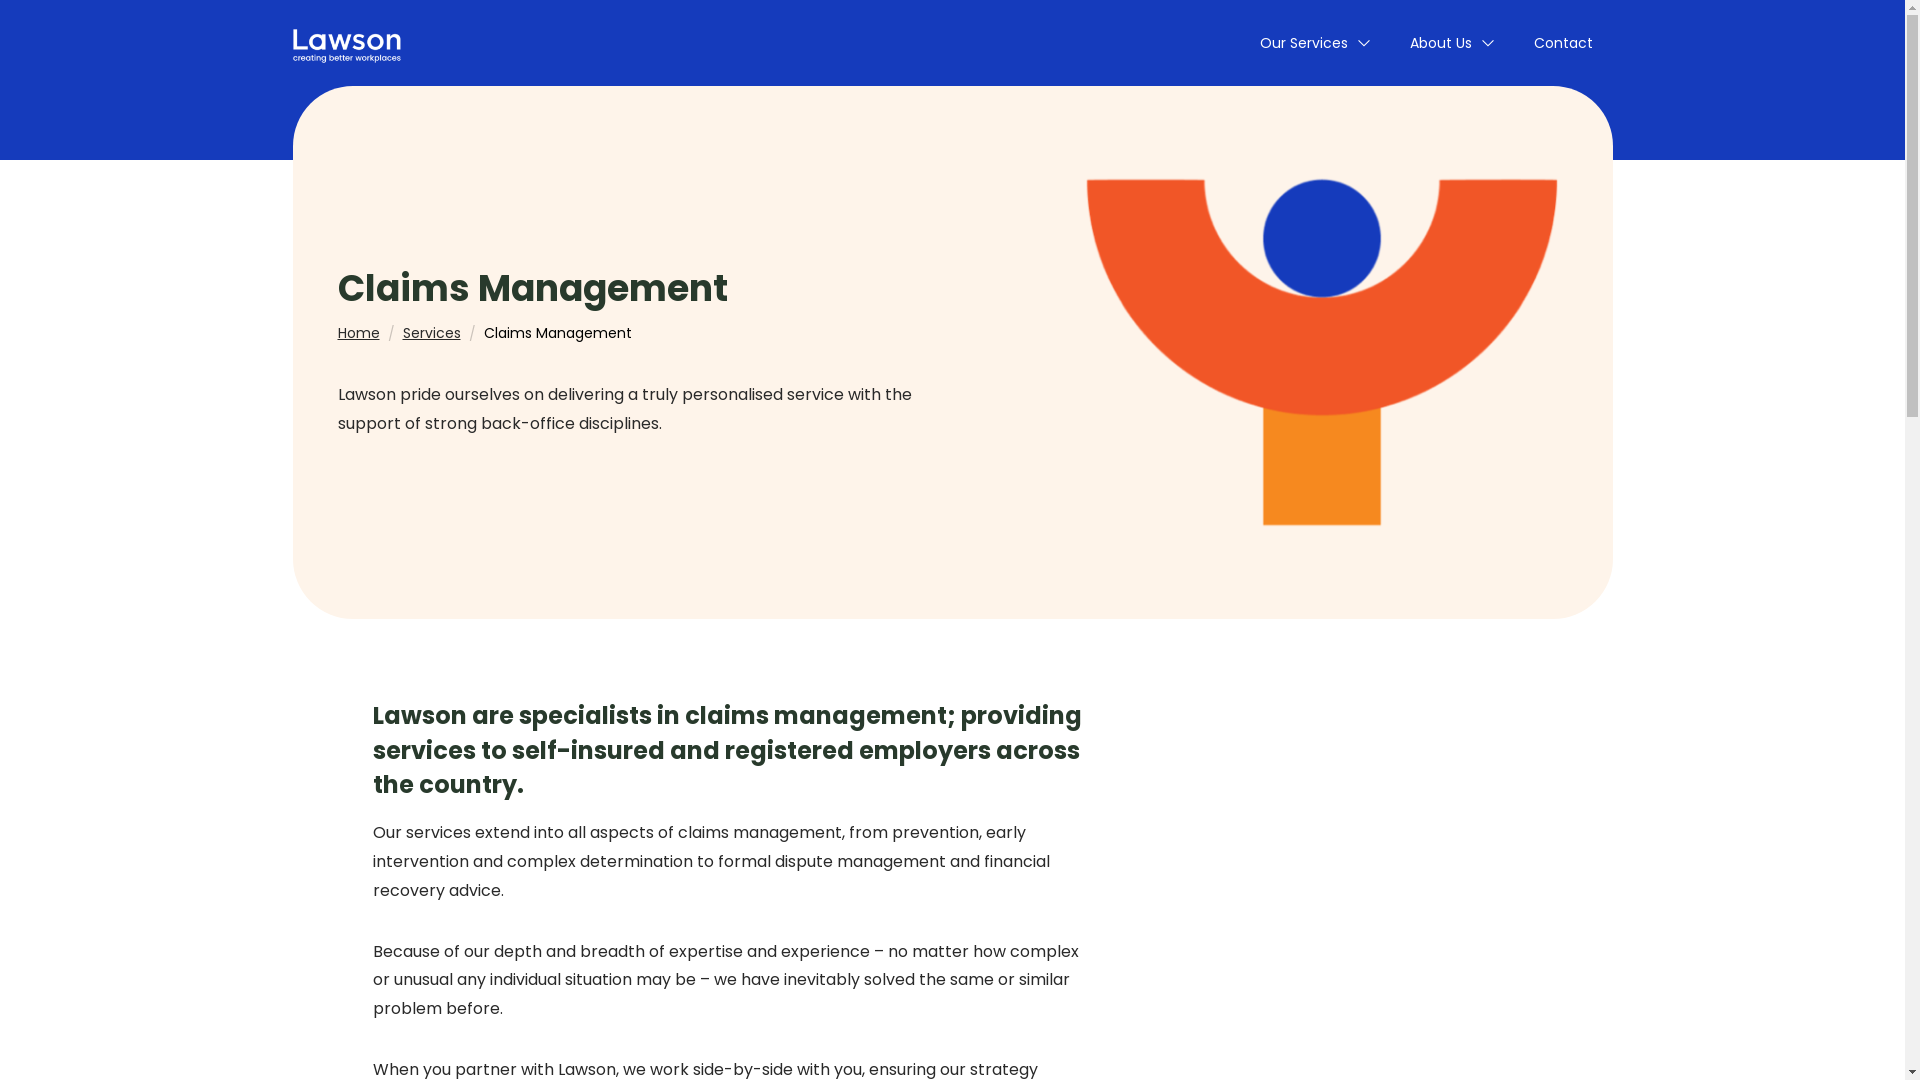 This screenshot has height=1080, width=1920. What do you see at coordinates (359, 331) in the screenshot?
I see `'Home'` at bounding box center [359, 331].